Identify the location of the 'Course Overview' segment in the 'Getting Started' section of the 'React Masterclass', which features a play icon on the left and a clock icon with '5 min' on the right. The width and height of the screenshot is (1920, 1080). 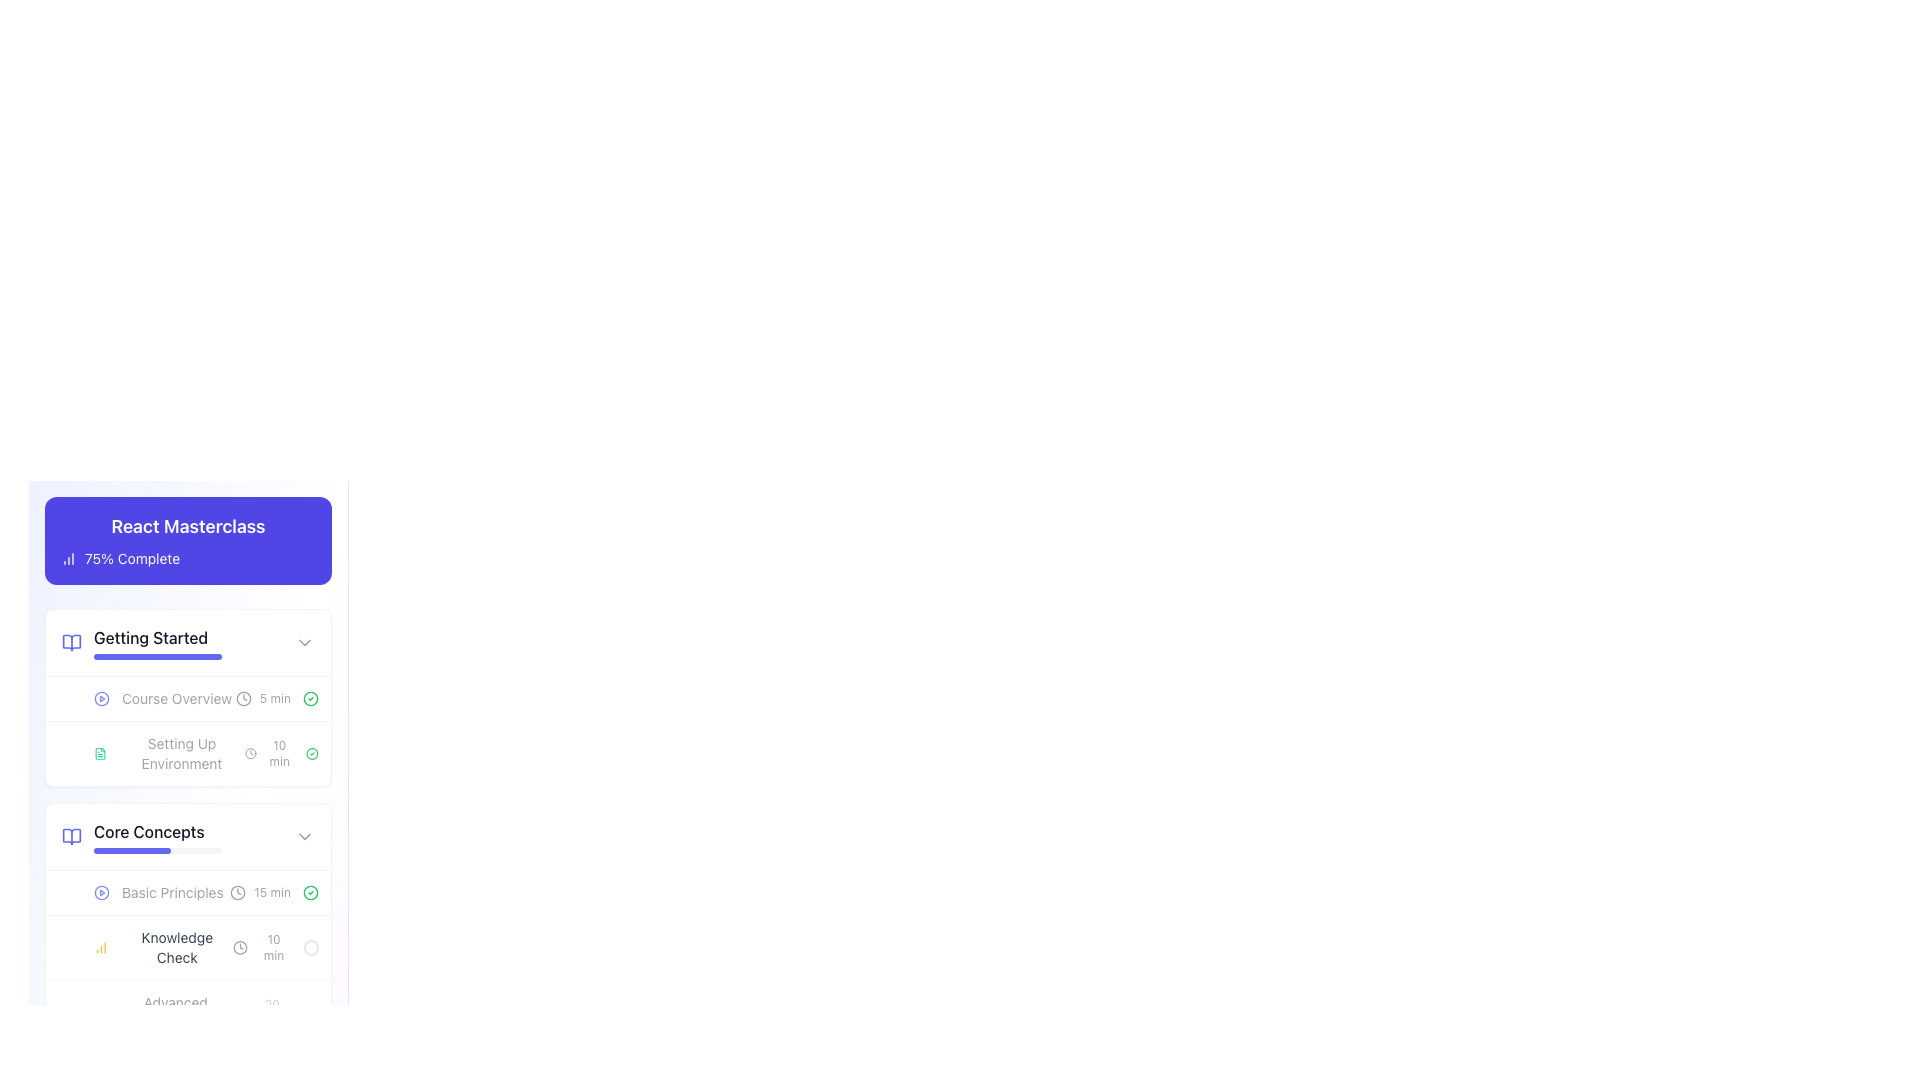
(163, 697).